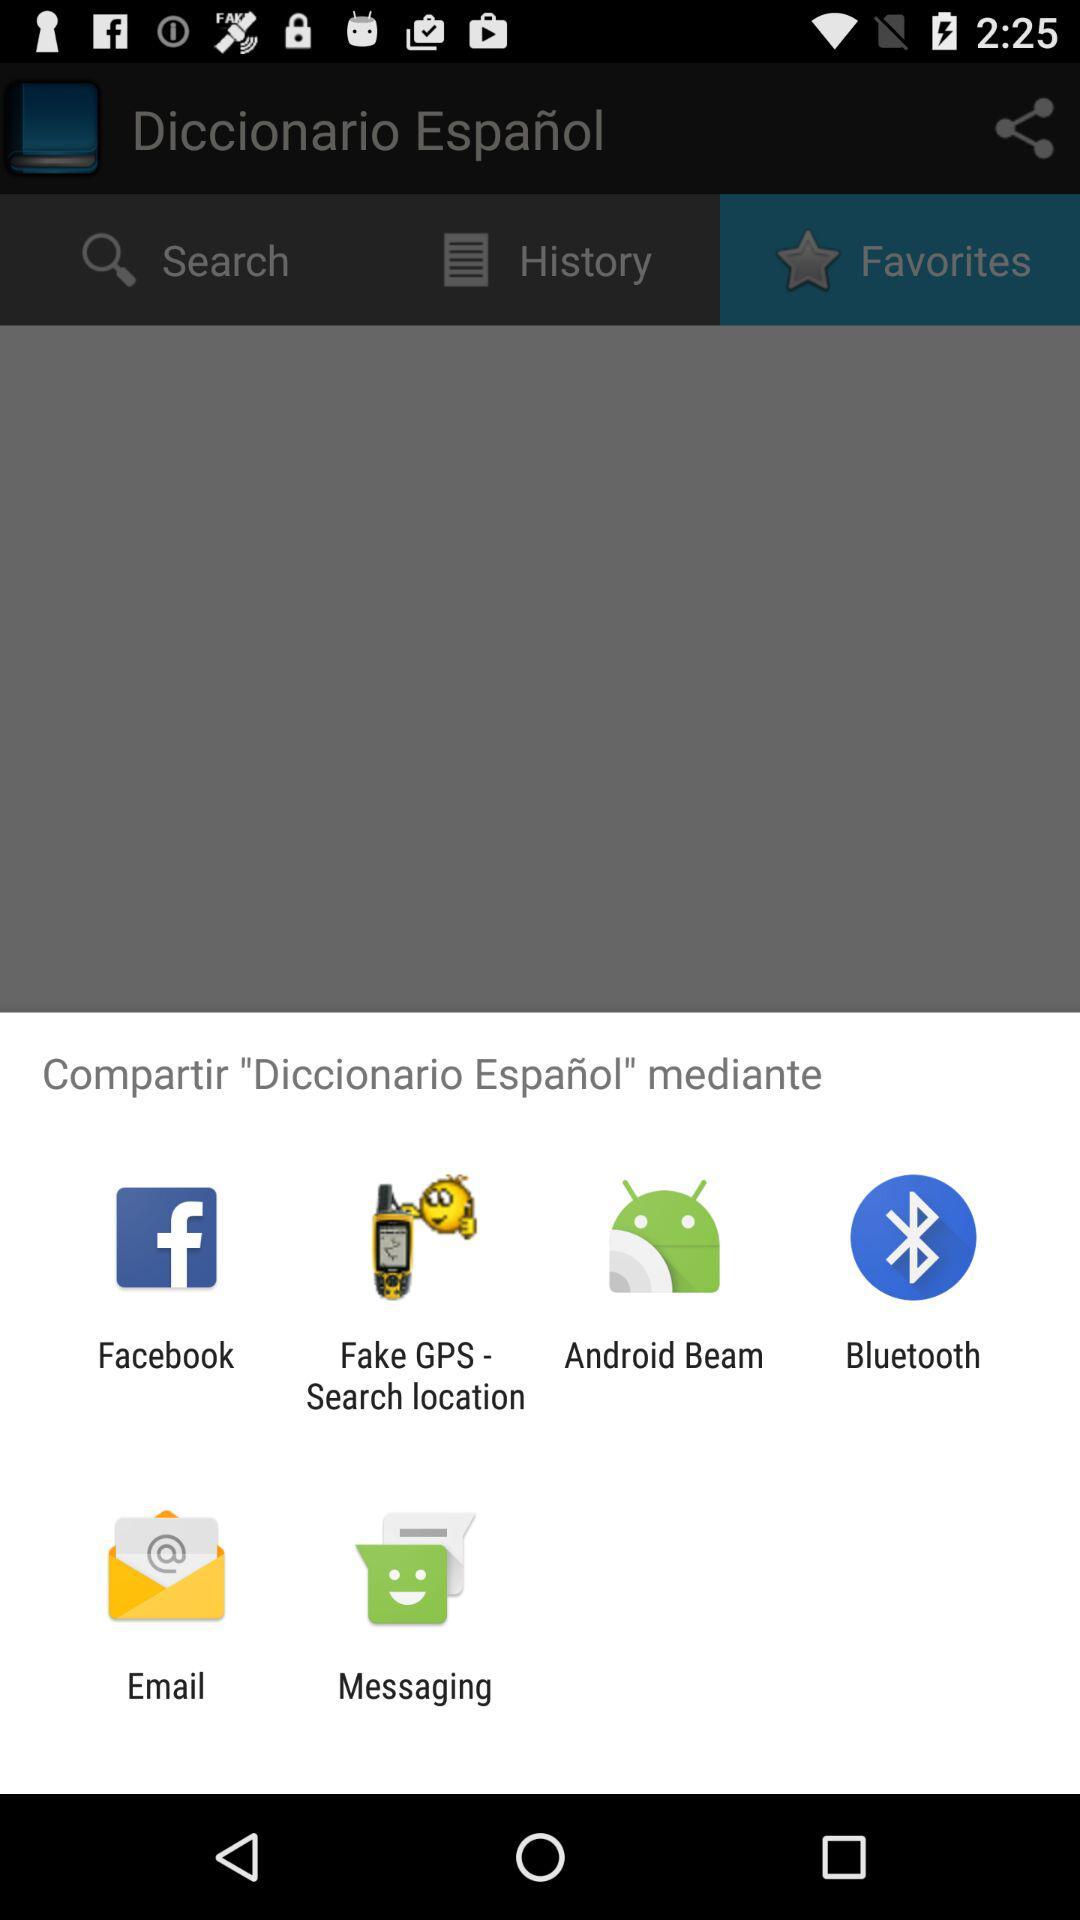 This screenshot has height=1920, width=1080. Describe the element at coordinates (664, 1374) in the screenshot. I see `item next to the fake gps search` at that location.